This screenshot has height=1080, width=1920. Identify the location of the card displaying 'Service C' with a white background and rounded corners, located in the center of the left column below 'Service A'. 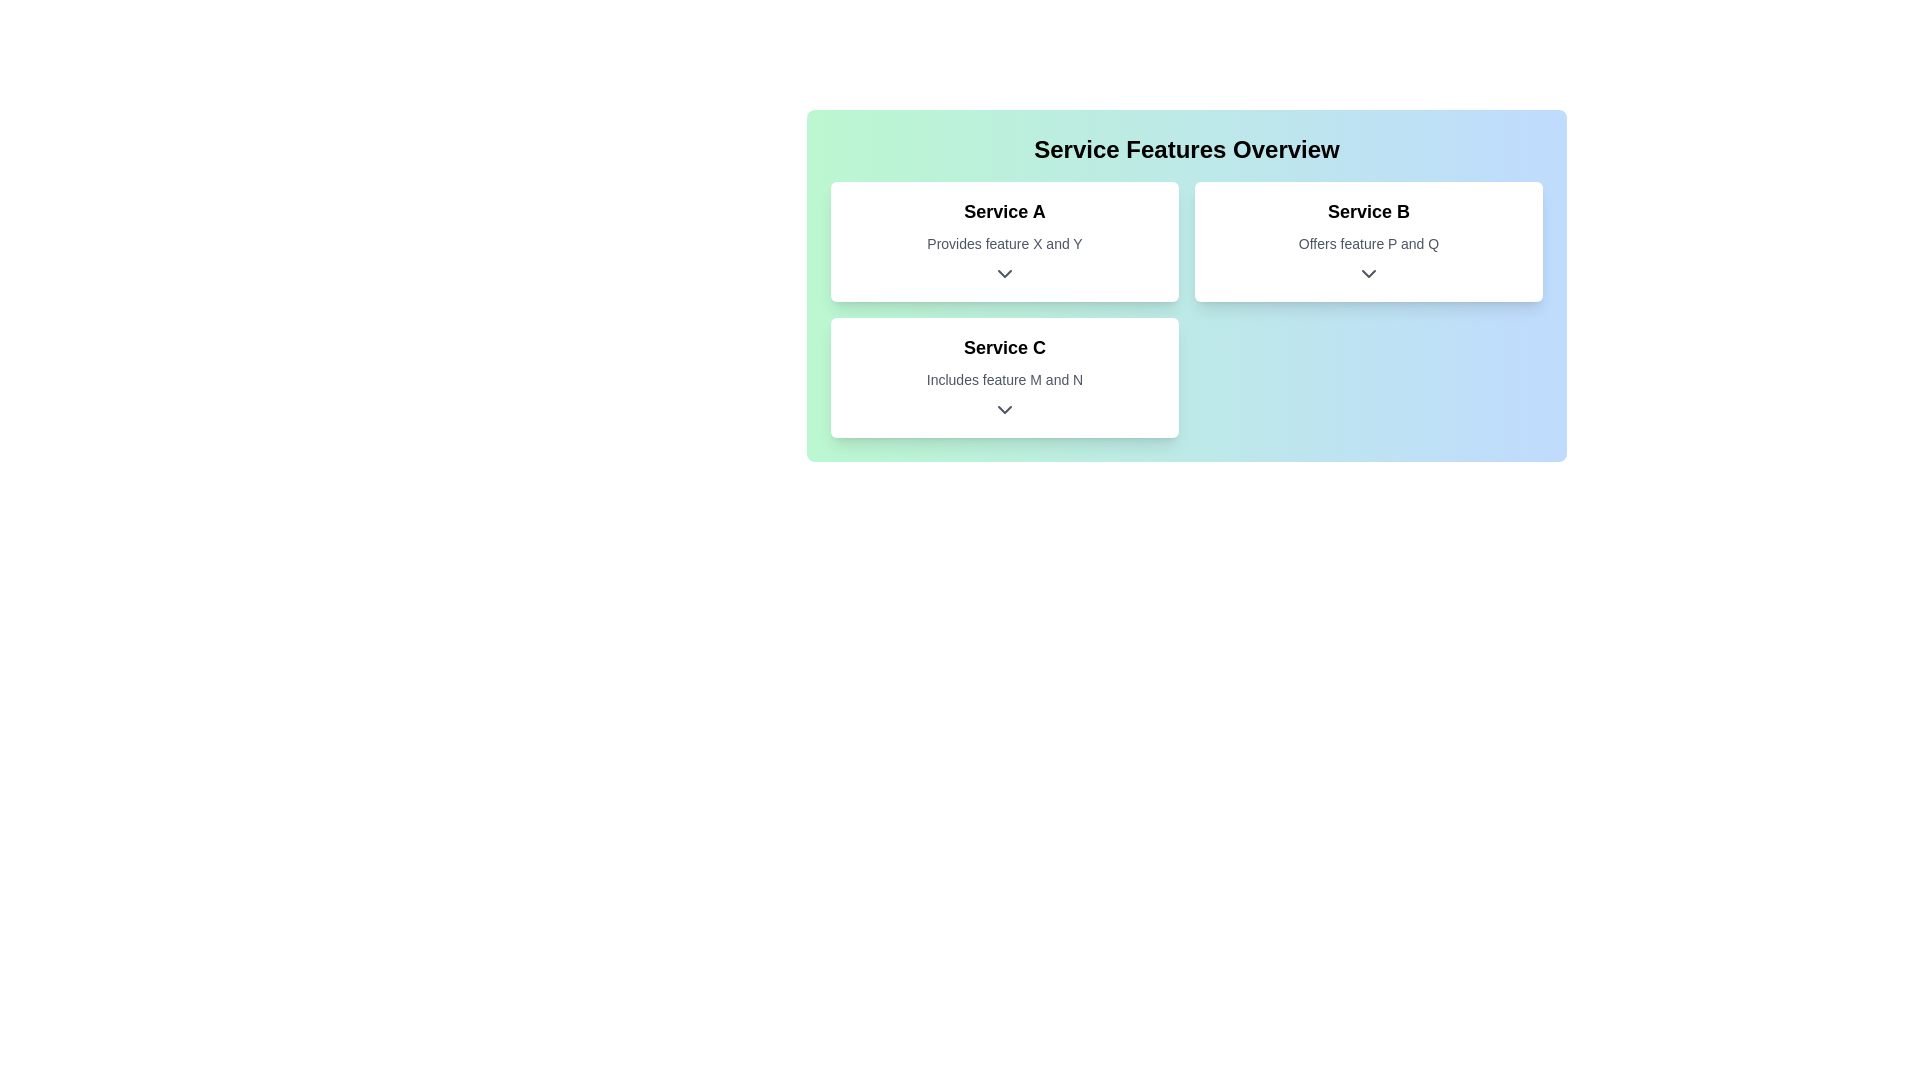
(1004, 378).